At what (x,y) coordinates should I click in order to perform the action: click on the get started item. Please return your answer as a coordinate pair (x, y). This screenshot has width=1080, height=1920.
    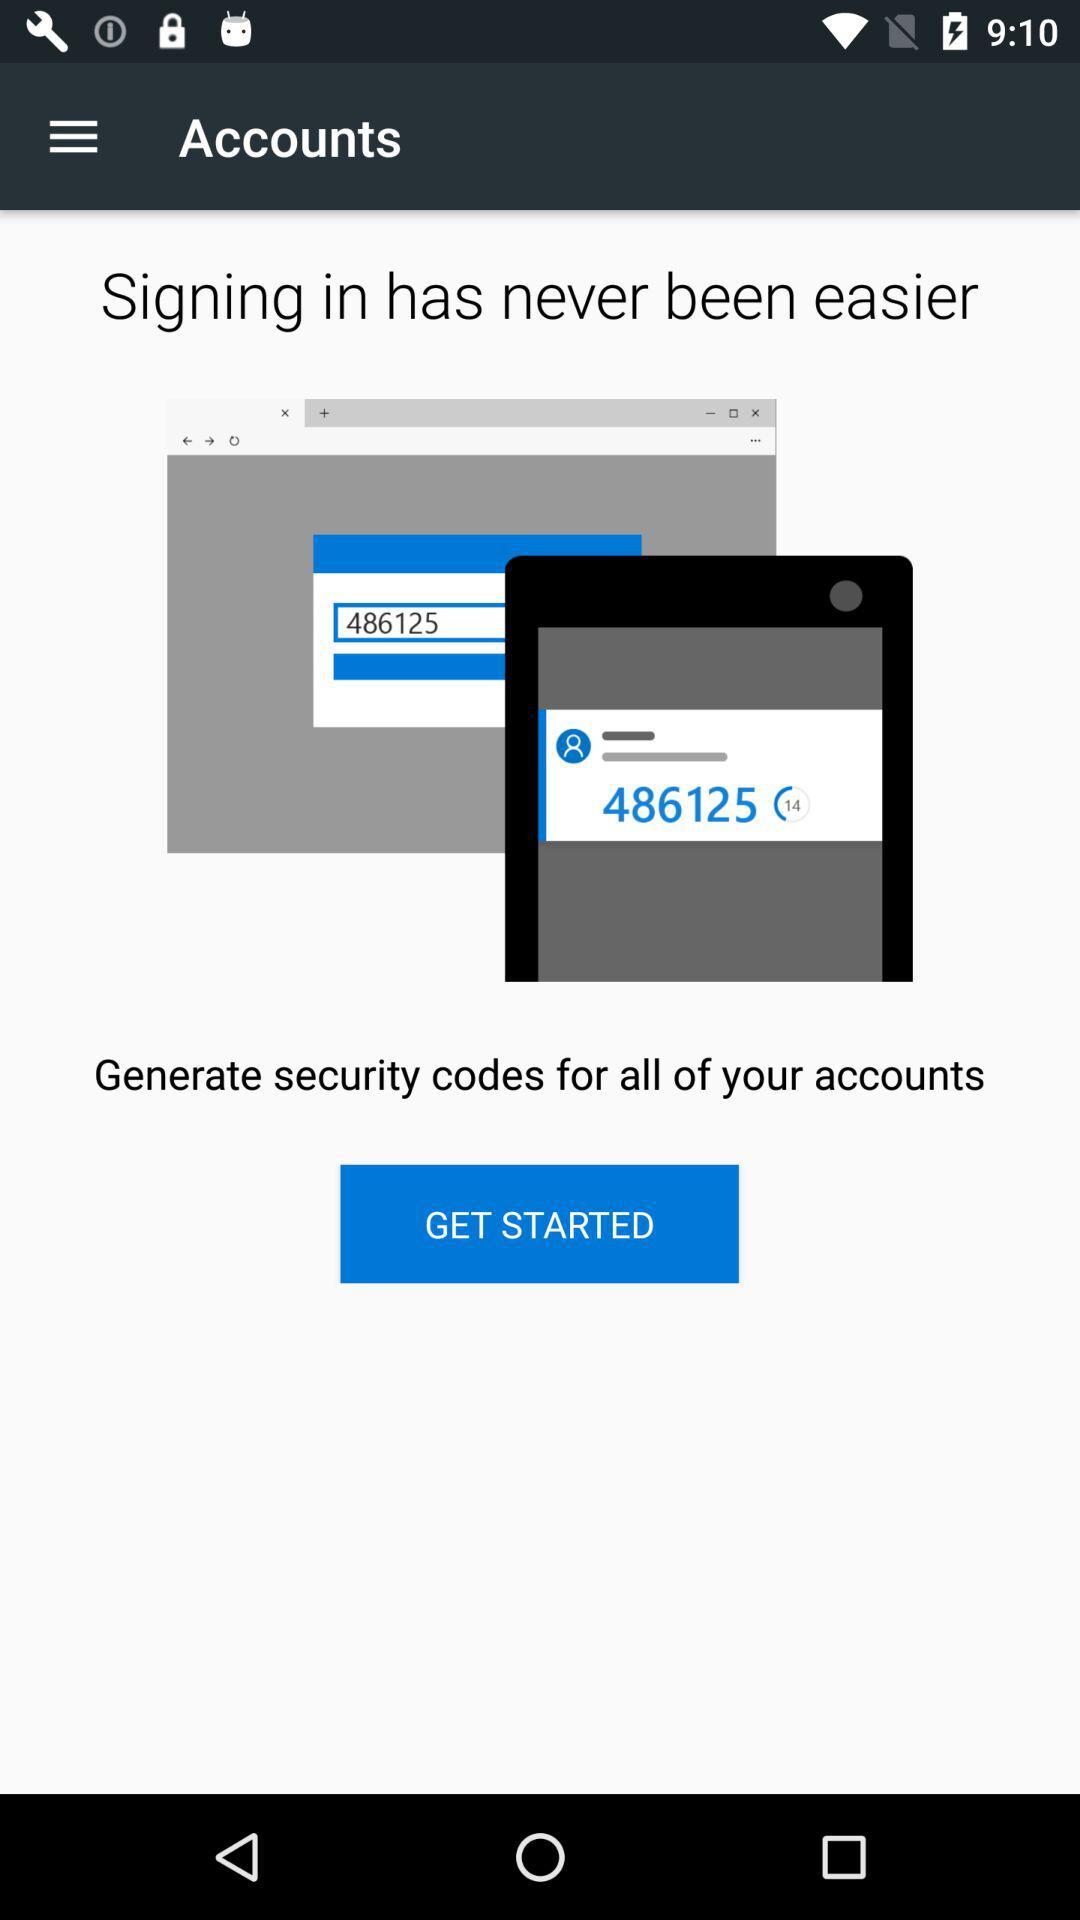
    Looking at the image, I should click on (538, 1223).